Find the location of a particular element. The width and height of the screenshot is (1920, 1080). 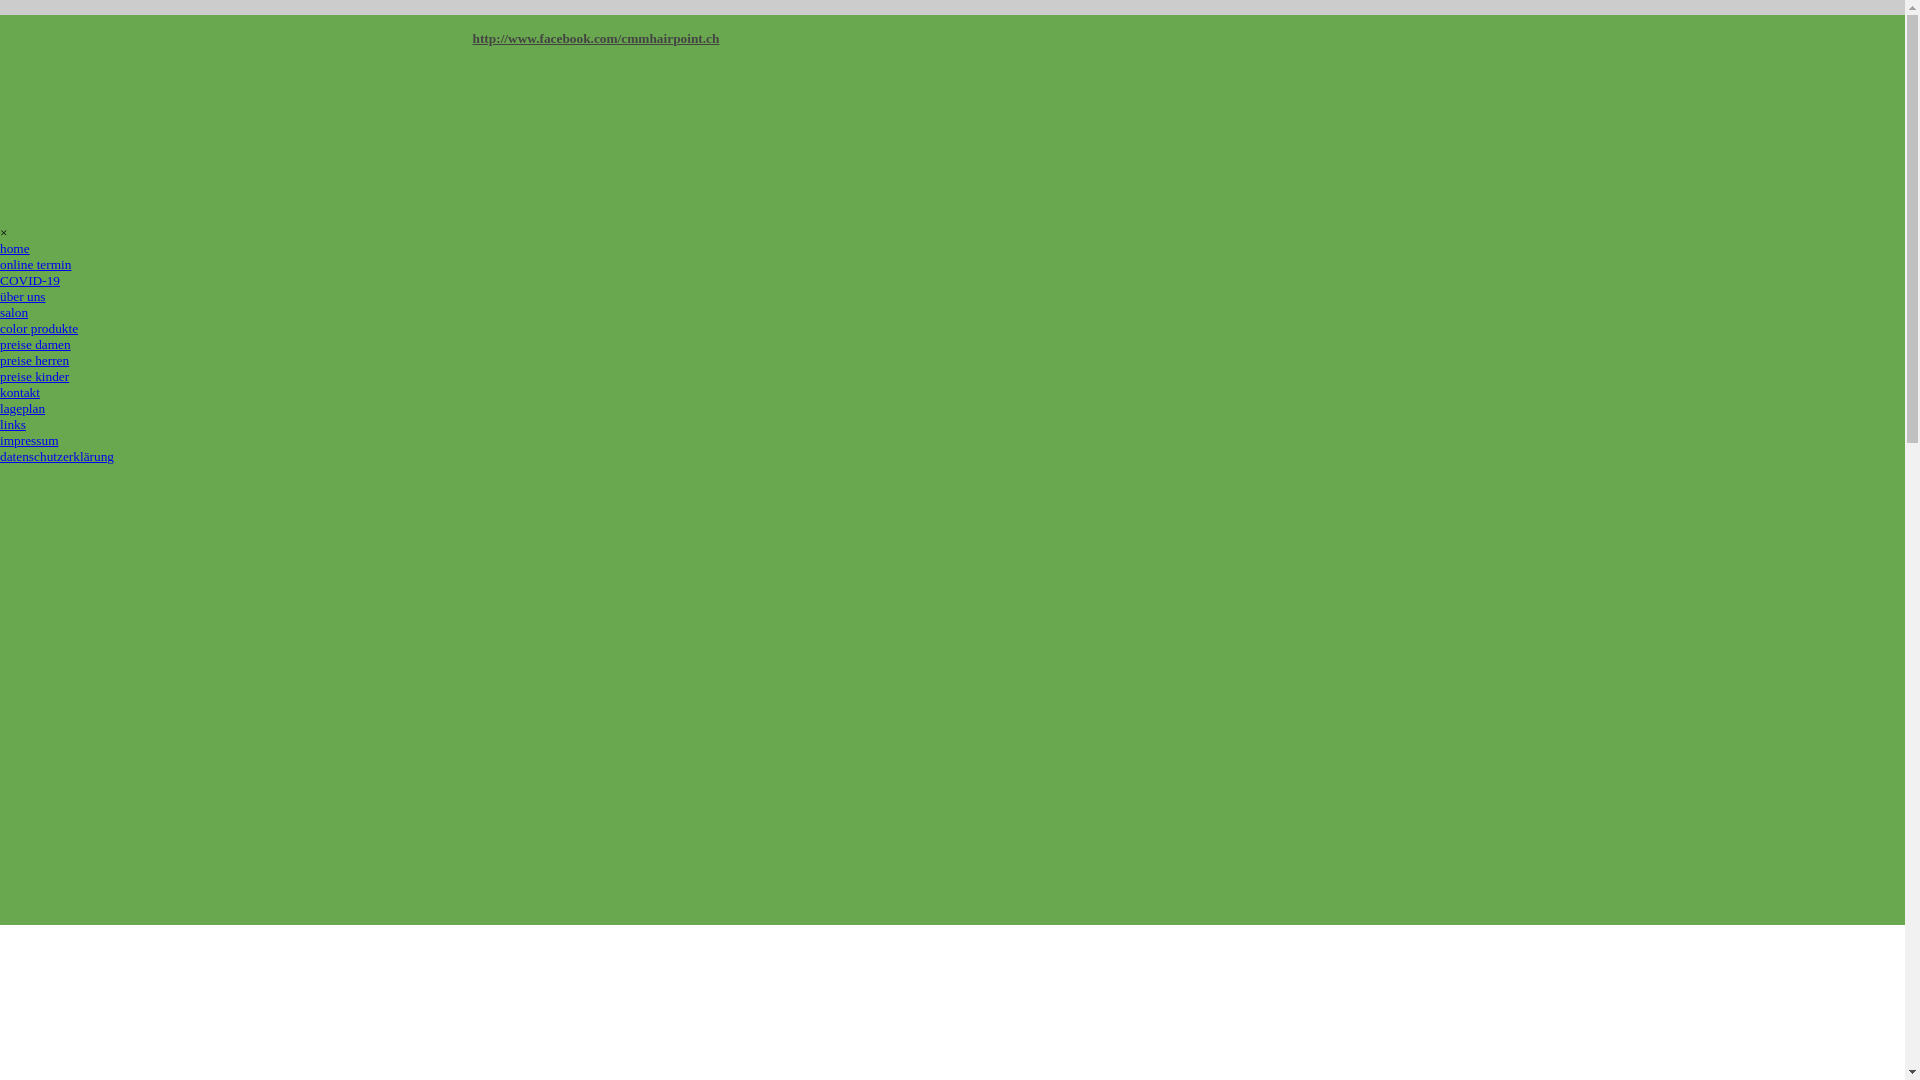

'links' is located at coordinates (13, 423).